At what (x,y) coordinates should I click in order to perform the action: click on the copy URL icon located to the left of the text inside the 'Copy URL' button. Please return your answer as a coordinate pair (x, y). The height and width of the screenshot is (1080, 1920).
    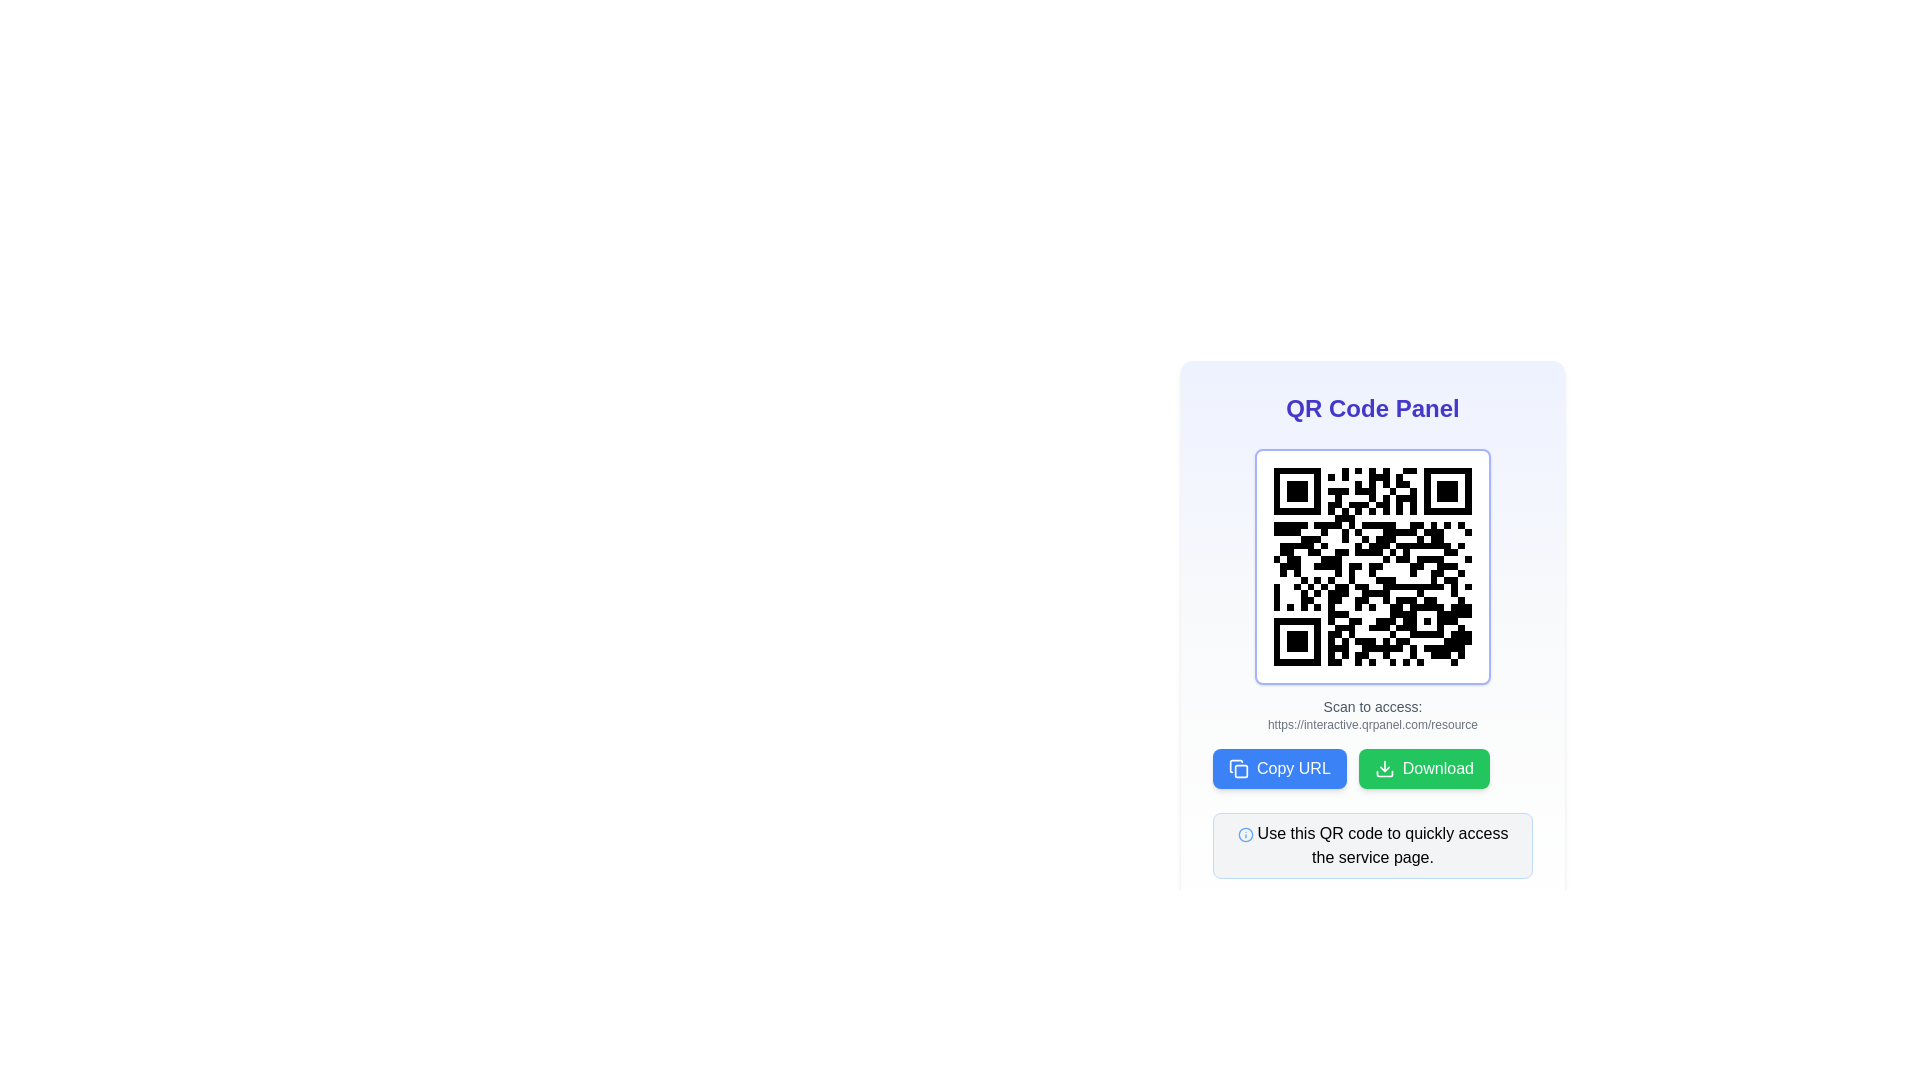
    Looking at the image, I should click on (1237, 767).